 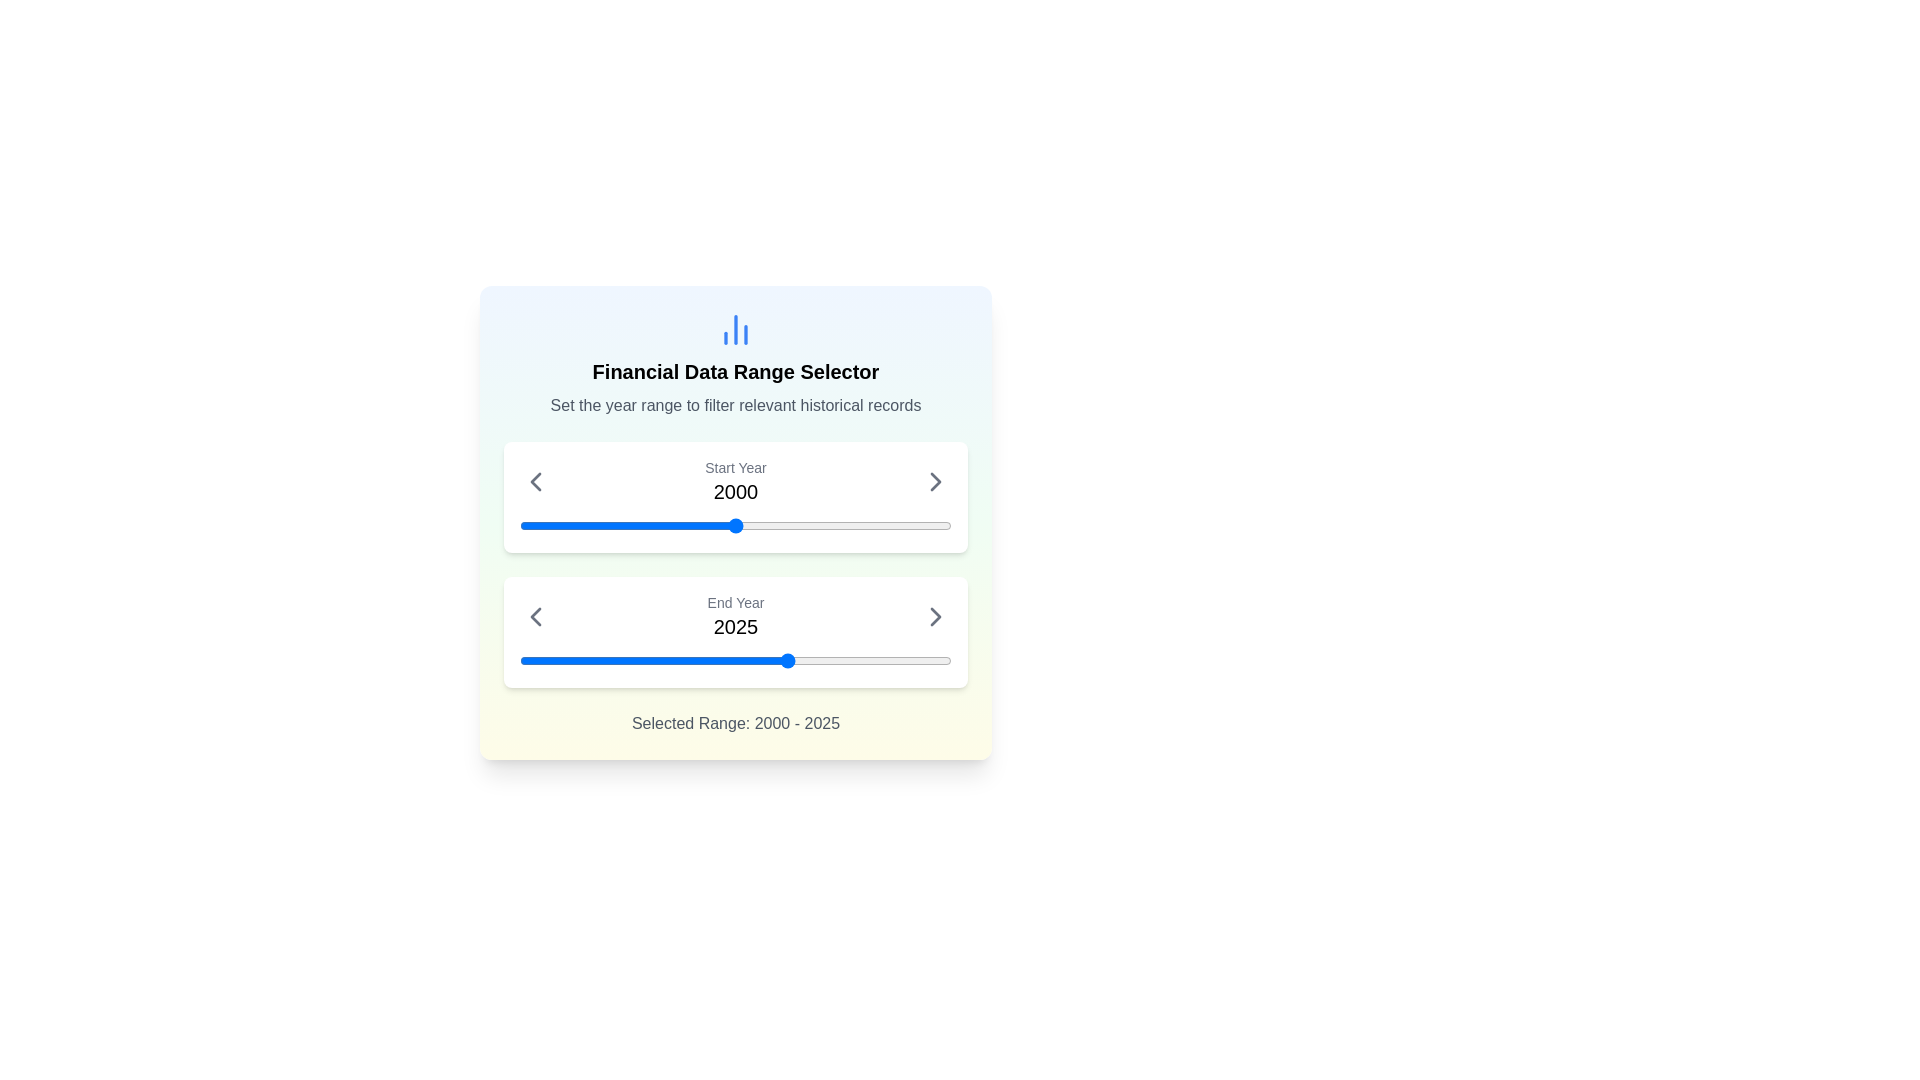 What do you see at coordinates (734, 496) in the screenshot?
I see `the blue marker on the interactive year slider located in the card displaying 'Start Year 2000'` at bounding box center [734, 496].